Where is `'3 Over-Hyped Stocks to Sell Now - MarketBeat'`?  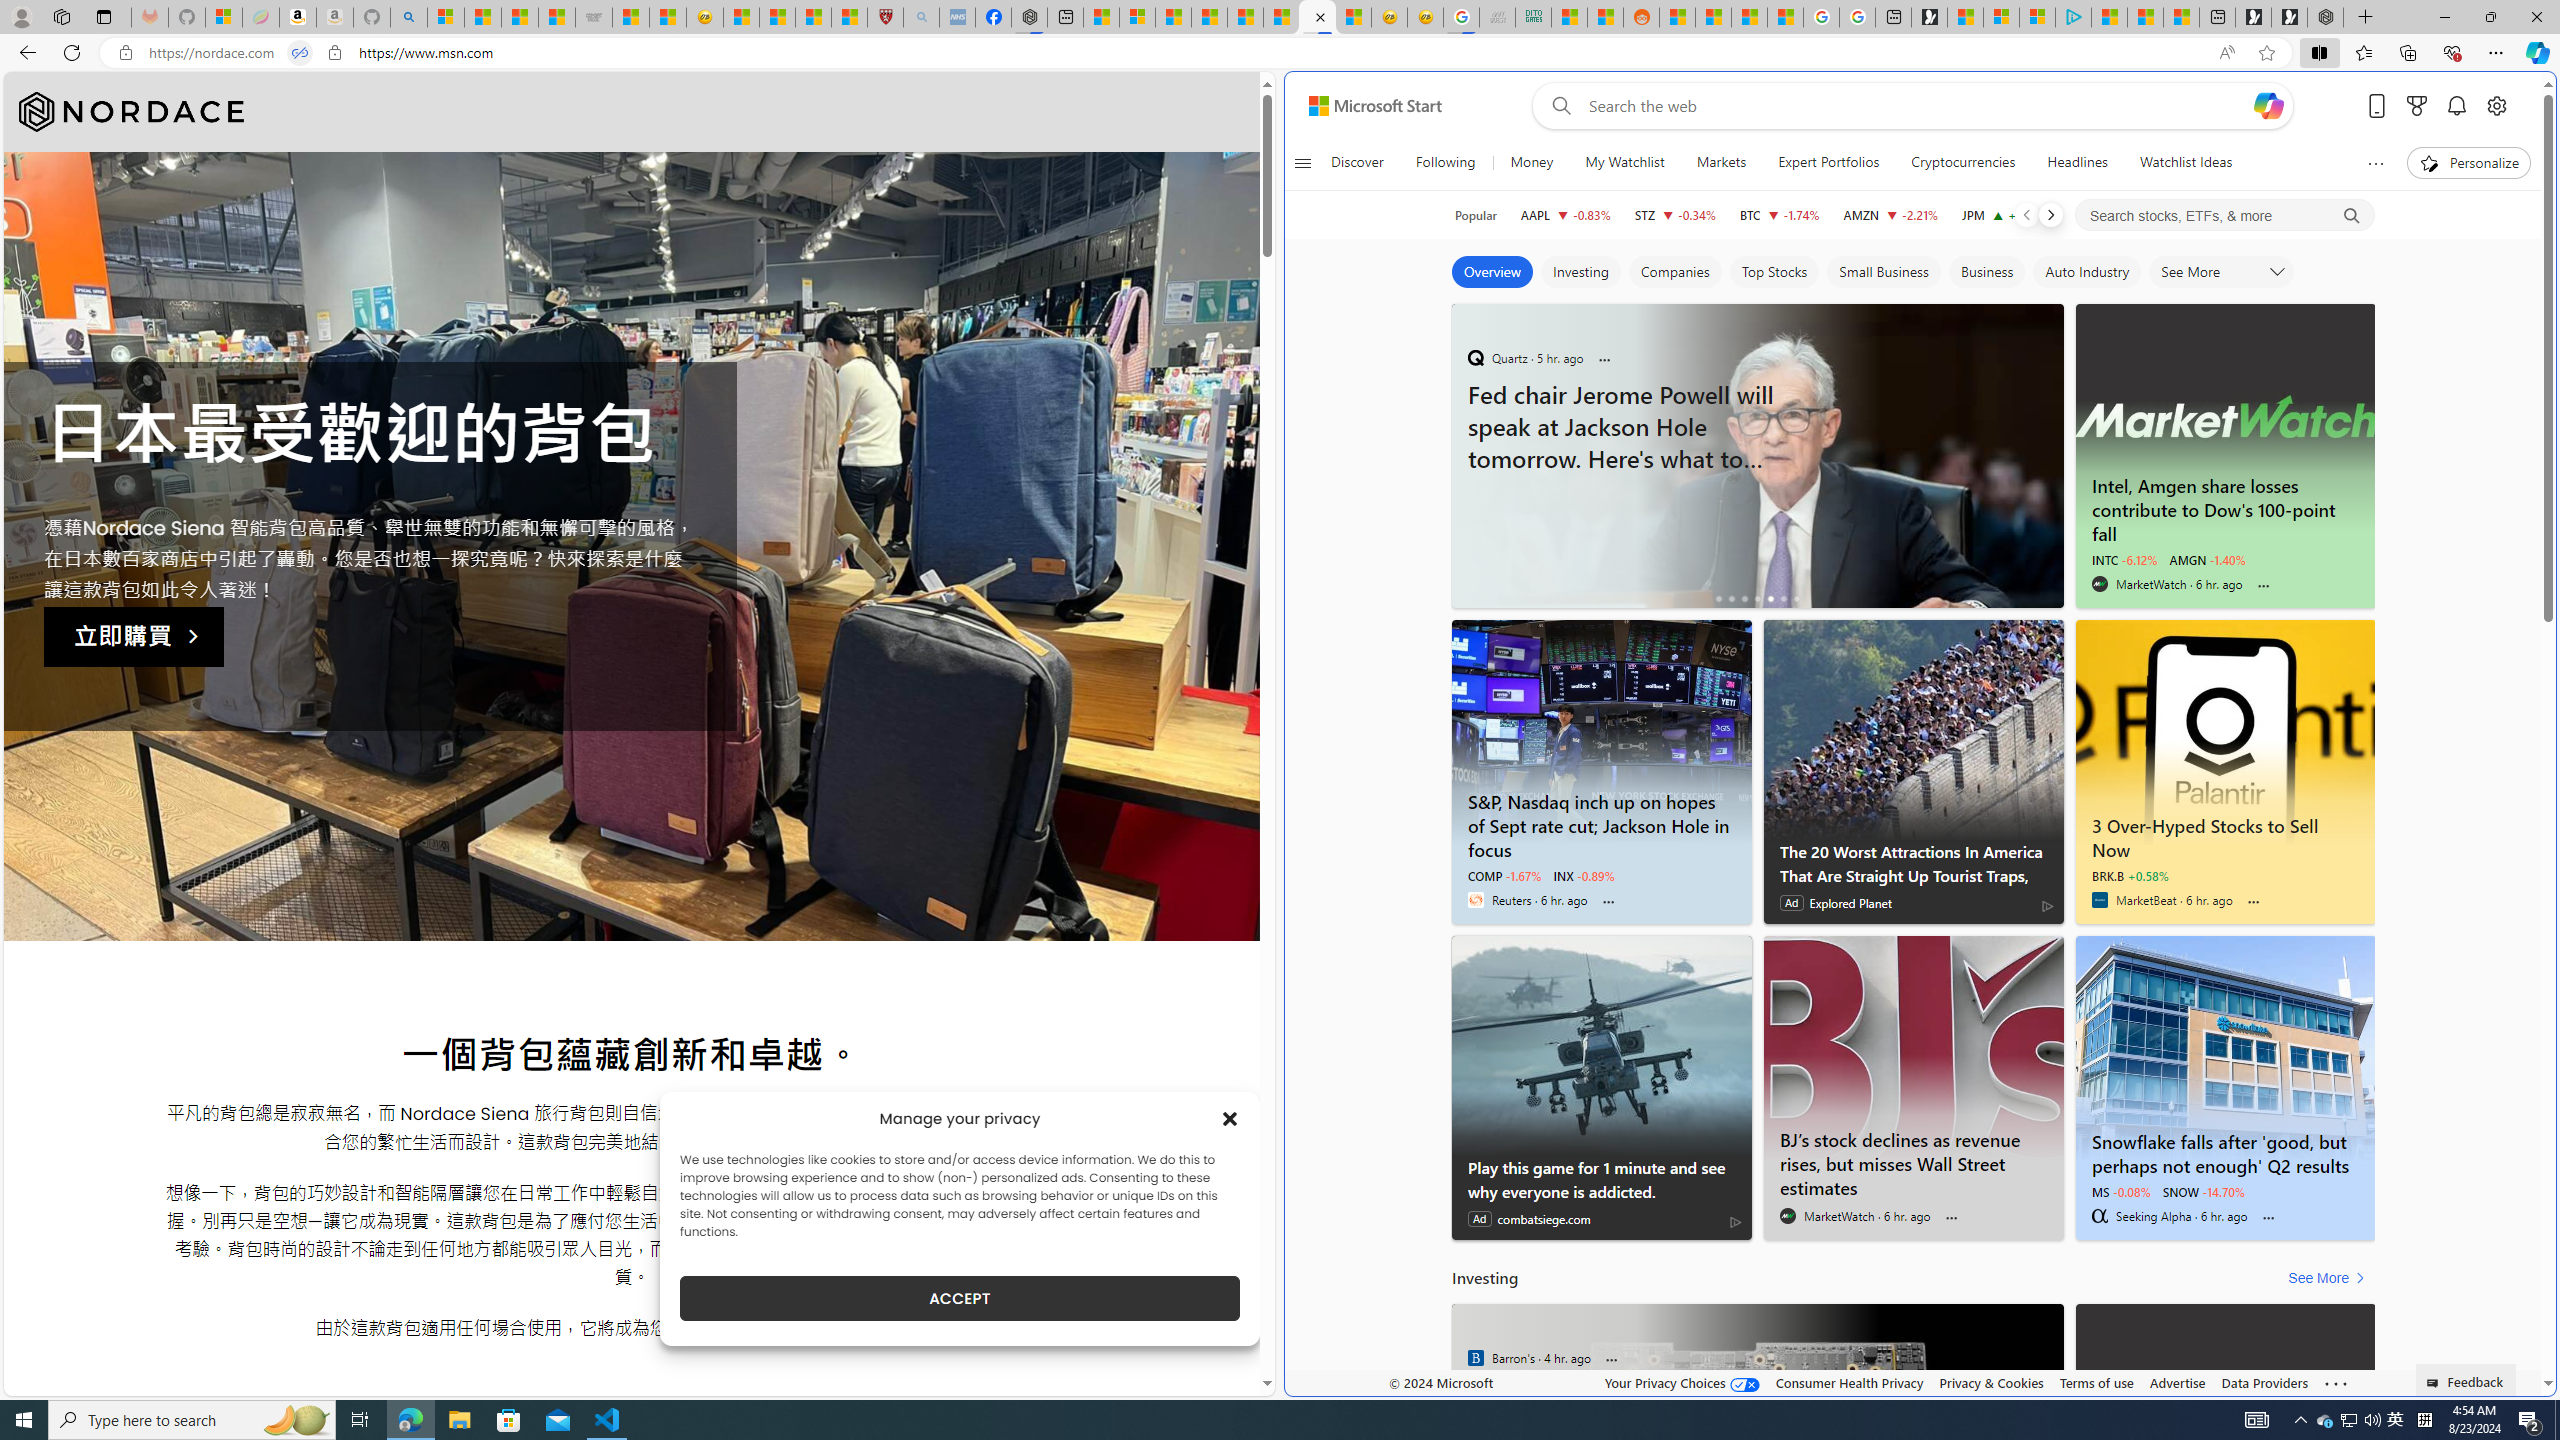 '3 Over-Hyped Stocks to Sell Now - MarketBeat' is located at coordinates (2225, 731).